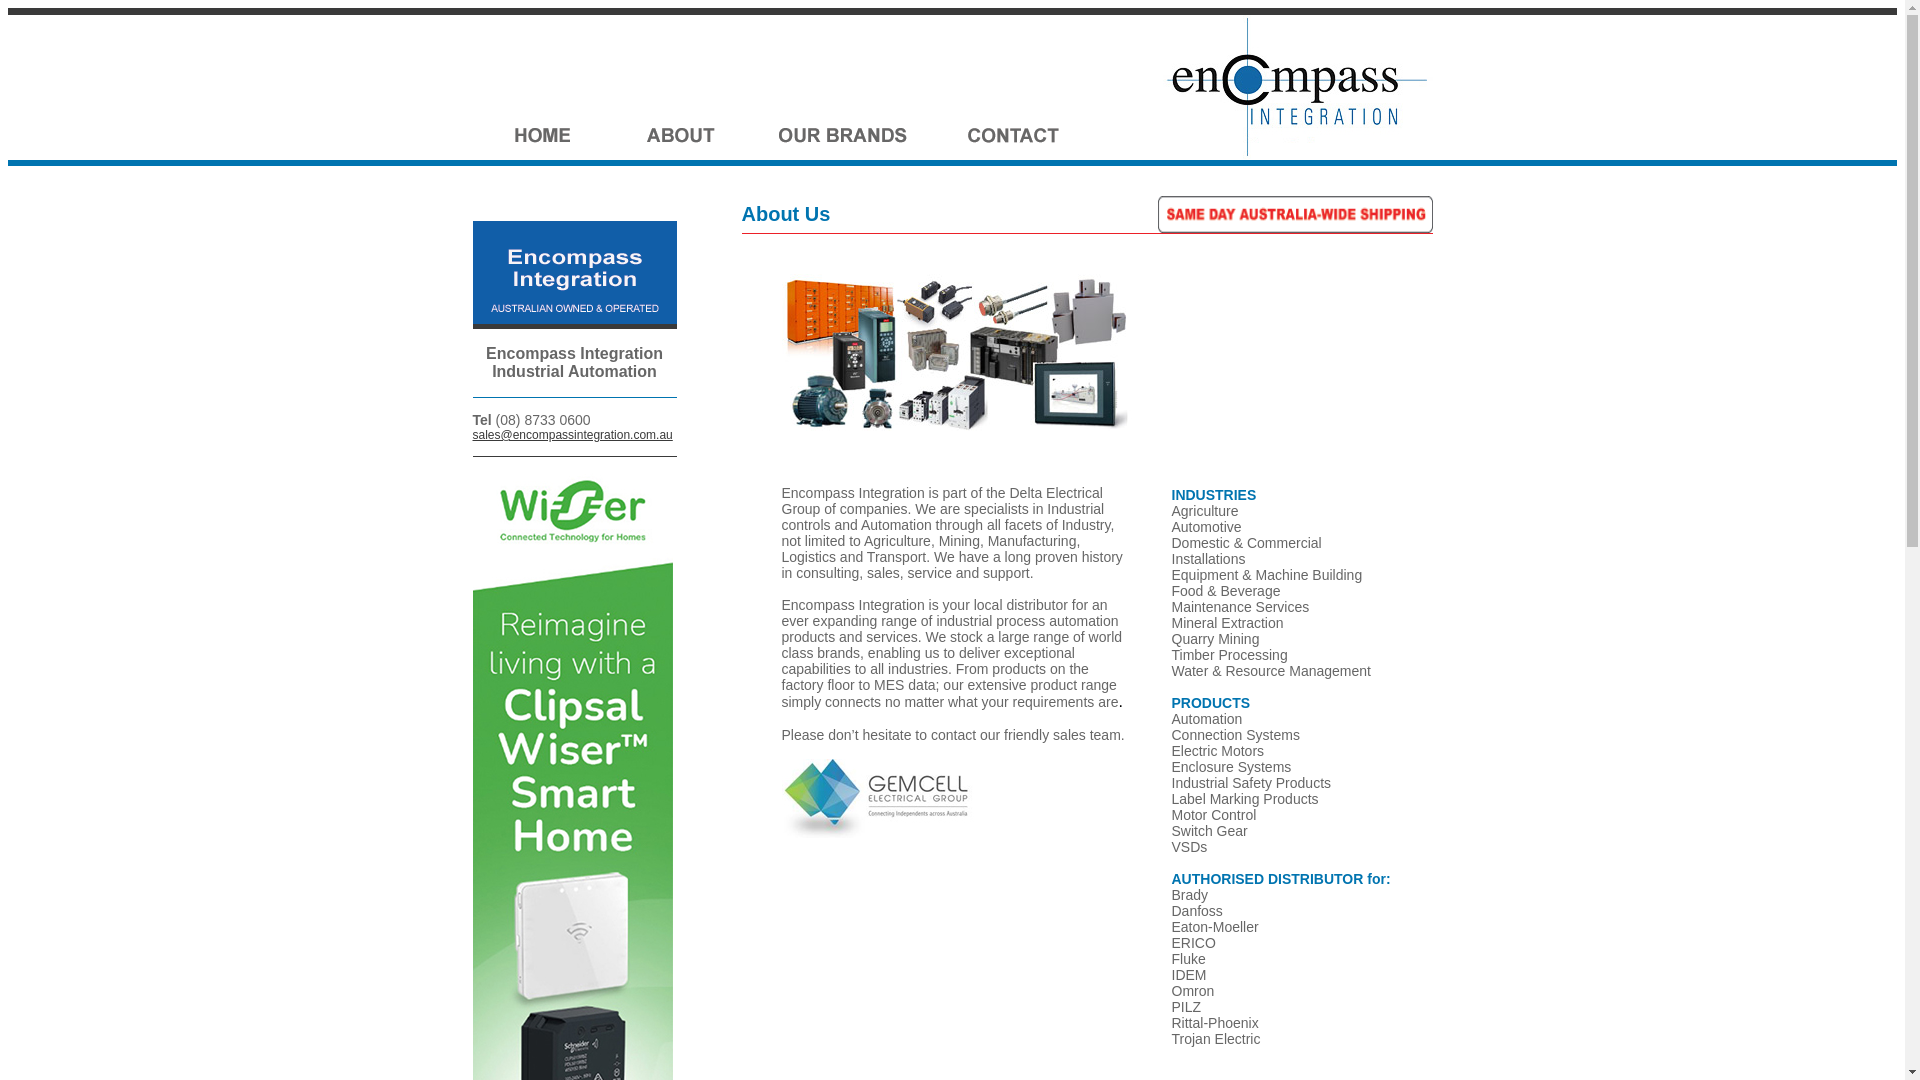 This screenshot has height=1080, width=1920. Describe the element at coordinates (570, 434) in the screenshot. I see `'sales@encompassintegration.com.au'` at that location.